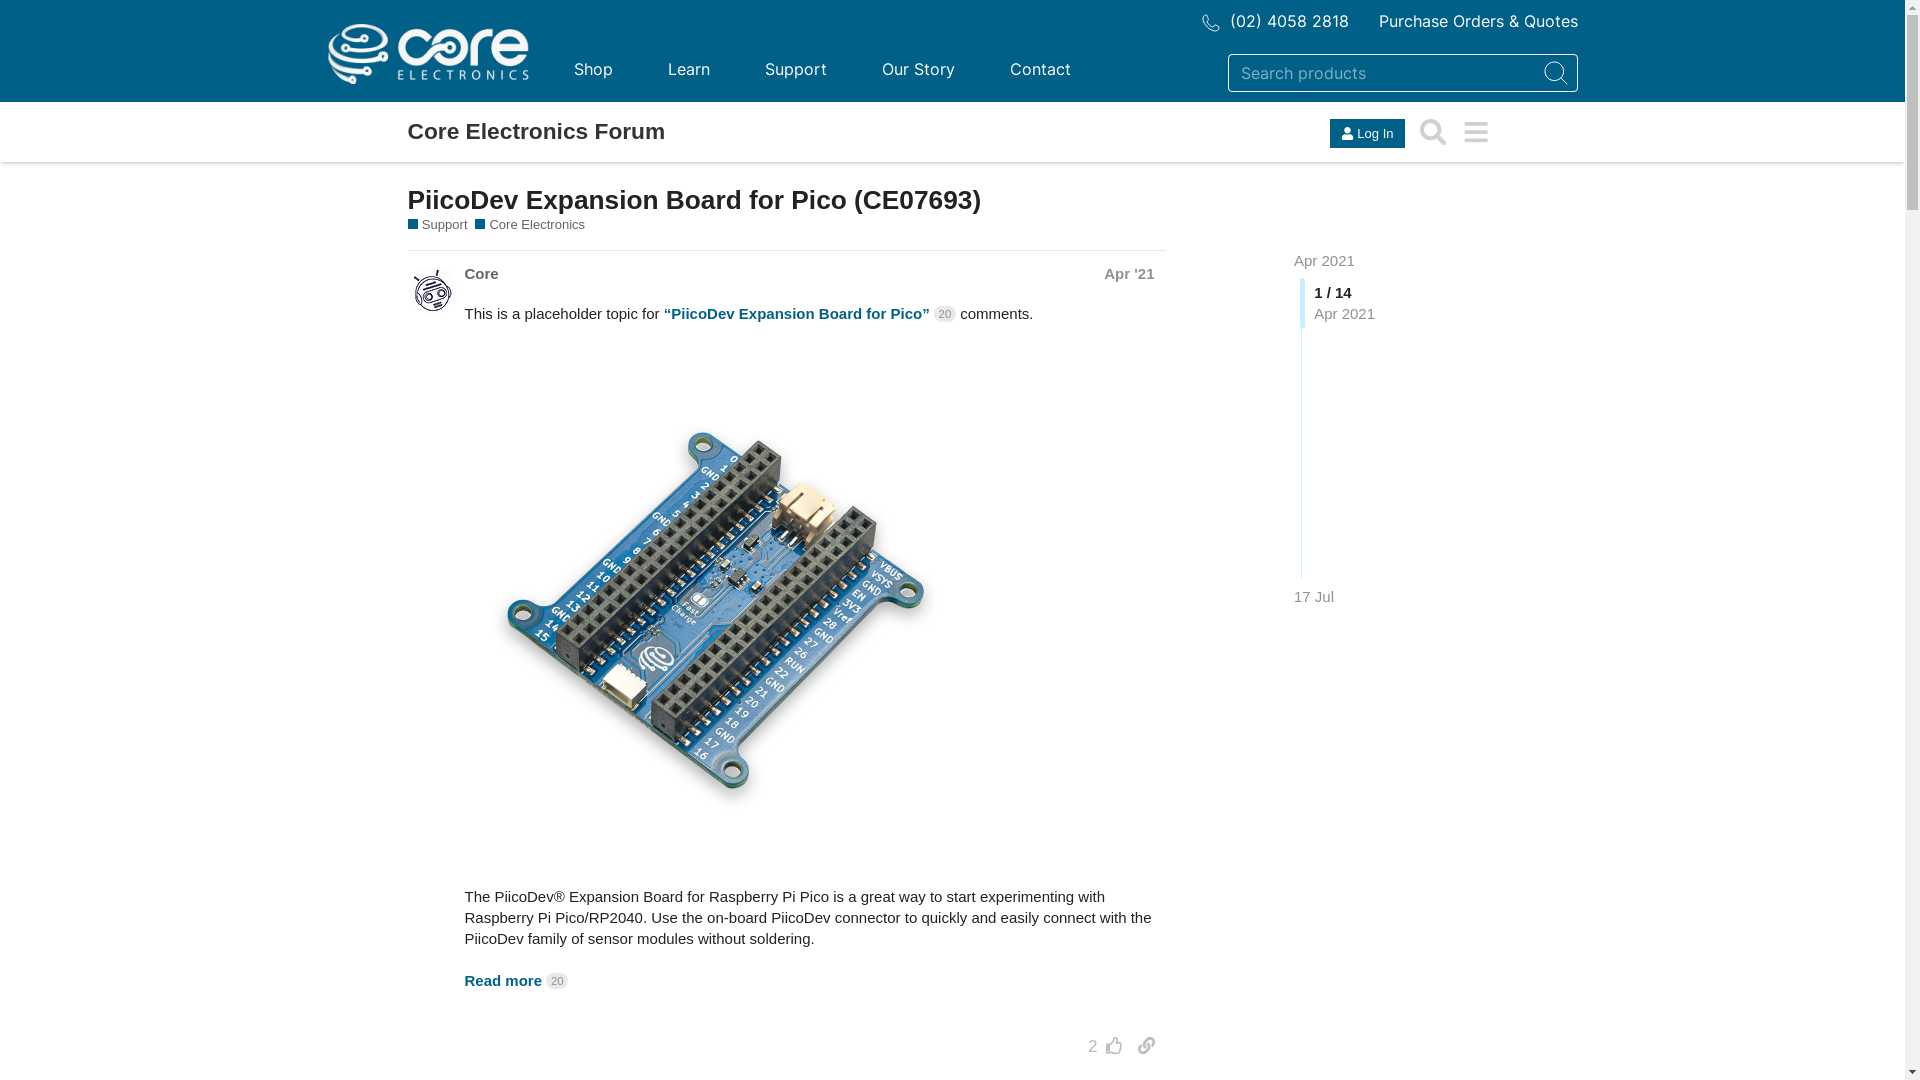 The height and width of the screenshot is (1080, 1920). Describe the element at coordinates (515, 979) in the screenshot. I see `'Read more 20'` at that location.